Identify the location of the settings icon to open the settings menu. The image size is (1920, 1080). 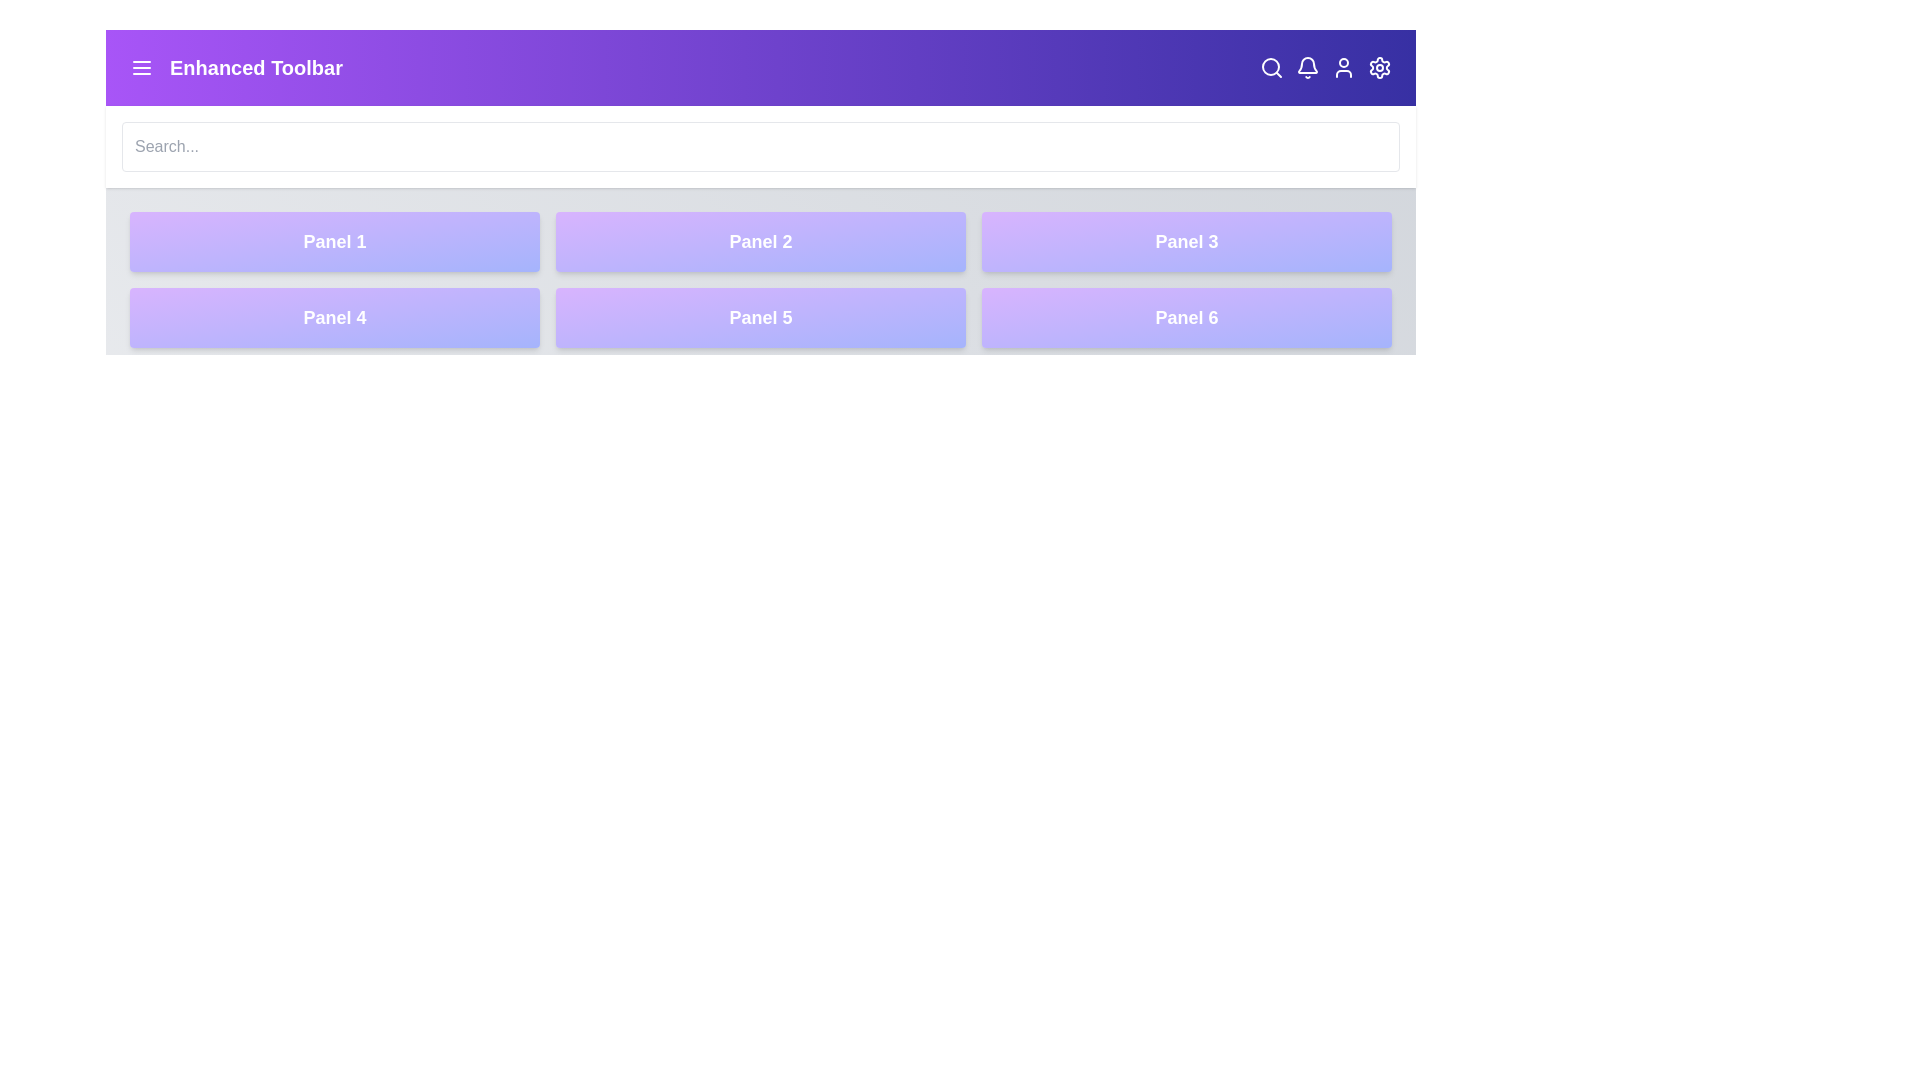
(1379, 67).